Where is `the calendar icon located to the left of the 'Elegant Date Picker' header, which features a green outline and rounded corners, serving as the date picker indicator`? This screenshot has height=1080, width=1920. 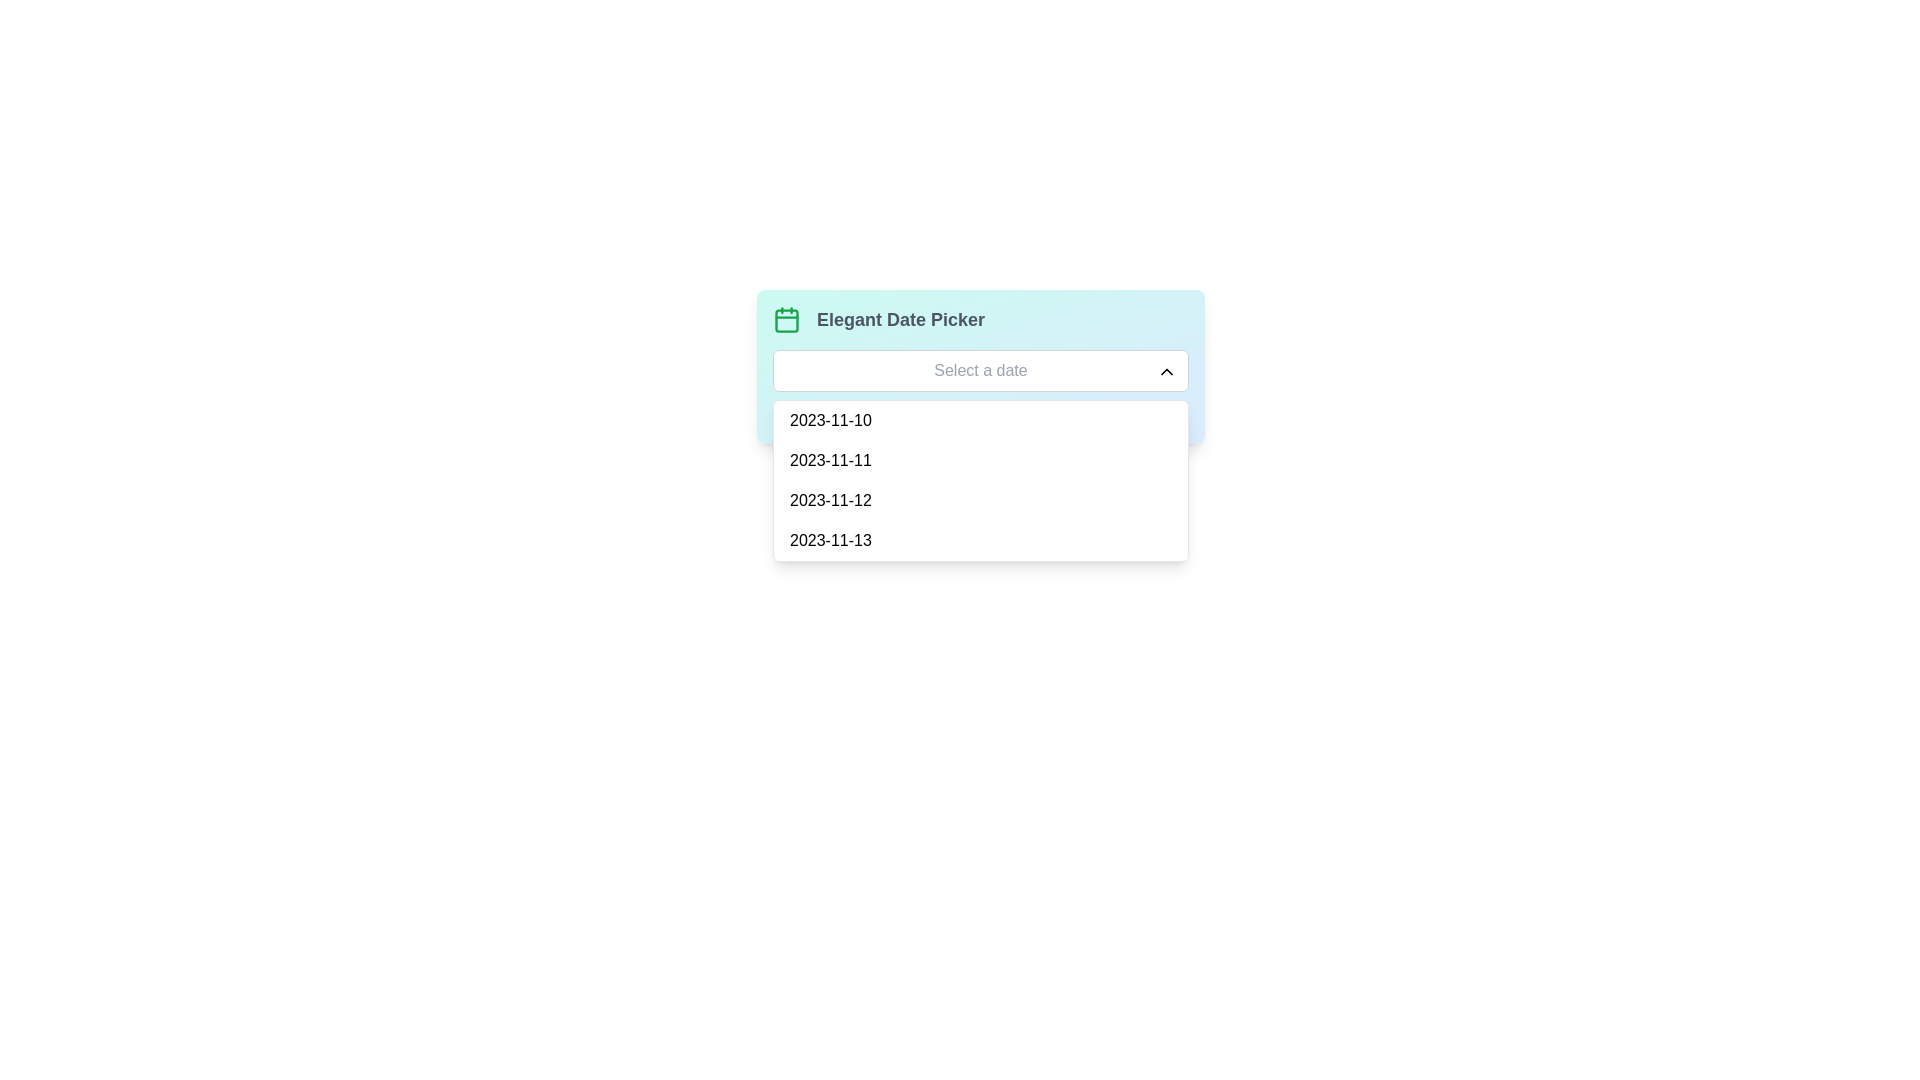 the calendar icon located to the left of the 'Elegant Date Picker' header, which features a green outline and rounded corners, serving as the date picker indicator is located at coordinates (786, 319).